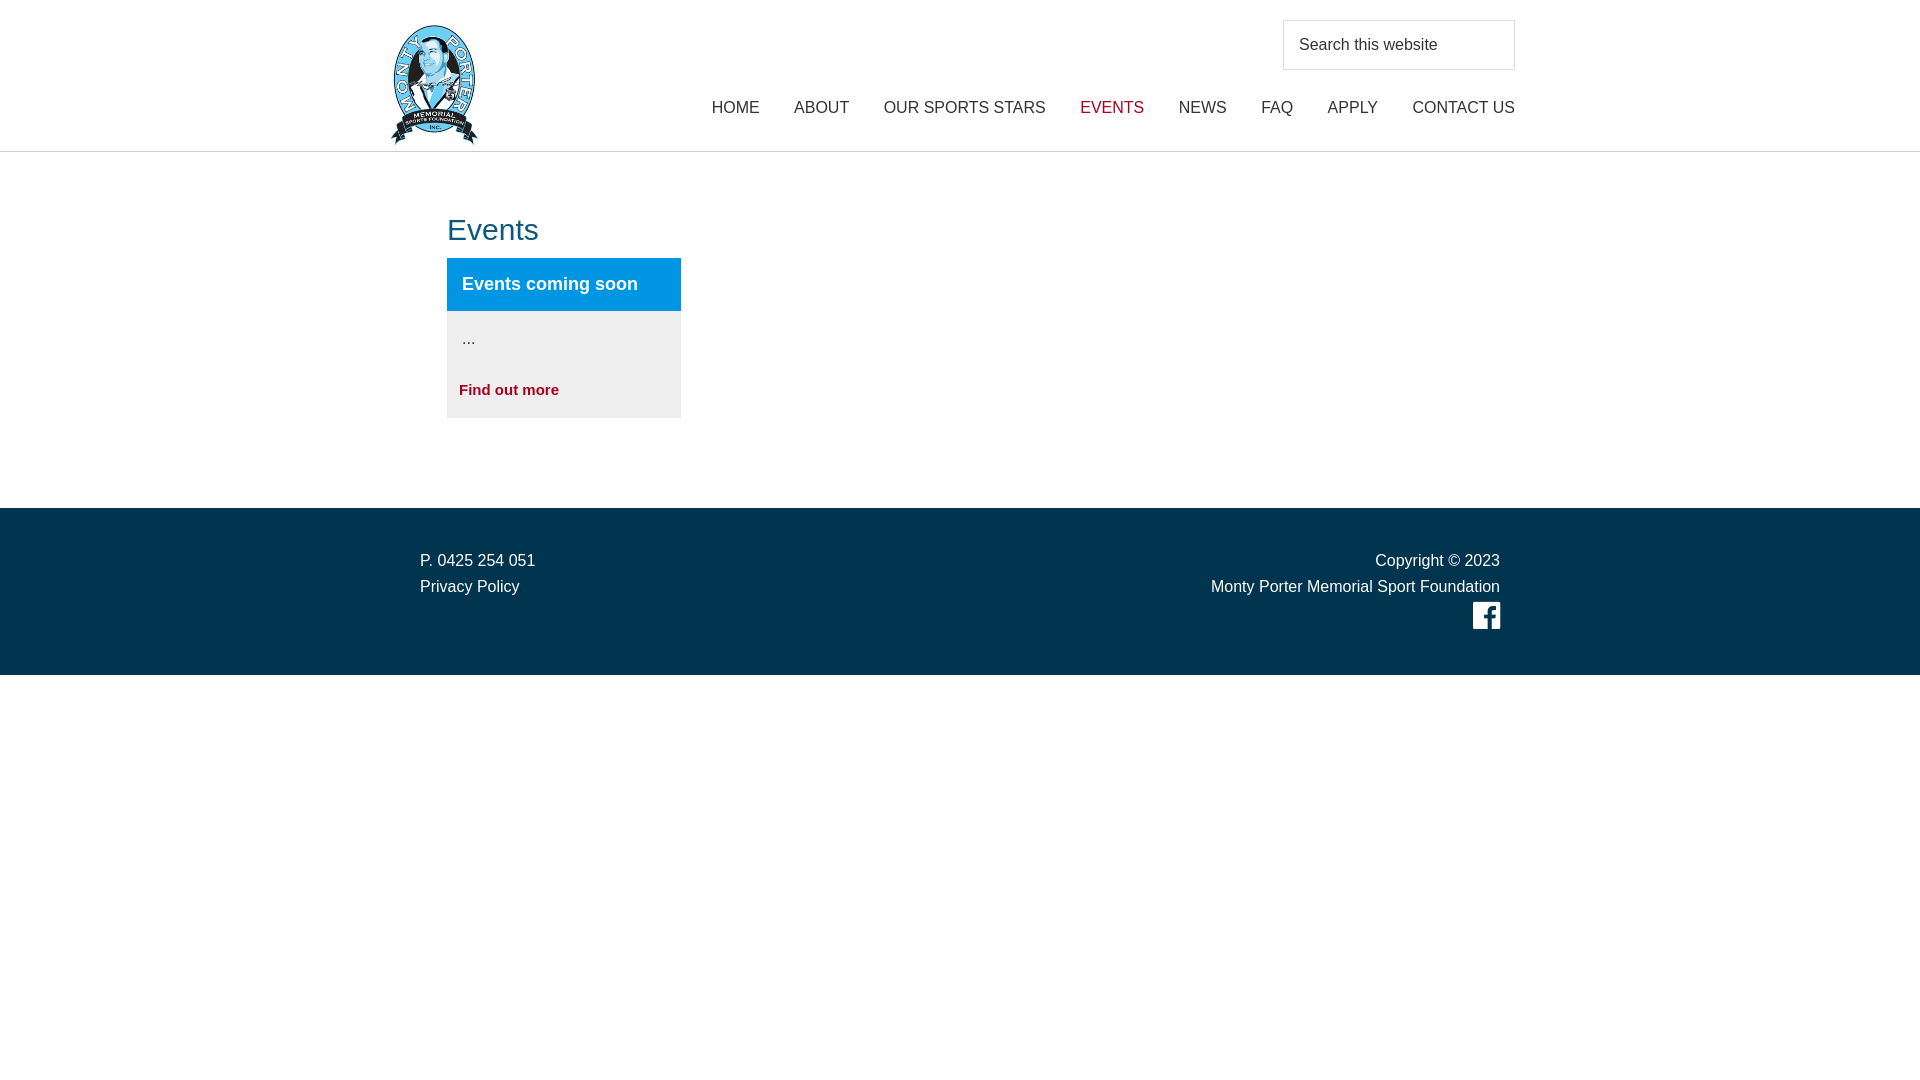 Image resolution: width=1920 pixels, height=1080 pixels. Describe the element at coordinates (1463, 108) in the screenshot. I see `'CONTACT US'` at that location.